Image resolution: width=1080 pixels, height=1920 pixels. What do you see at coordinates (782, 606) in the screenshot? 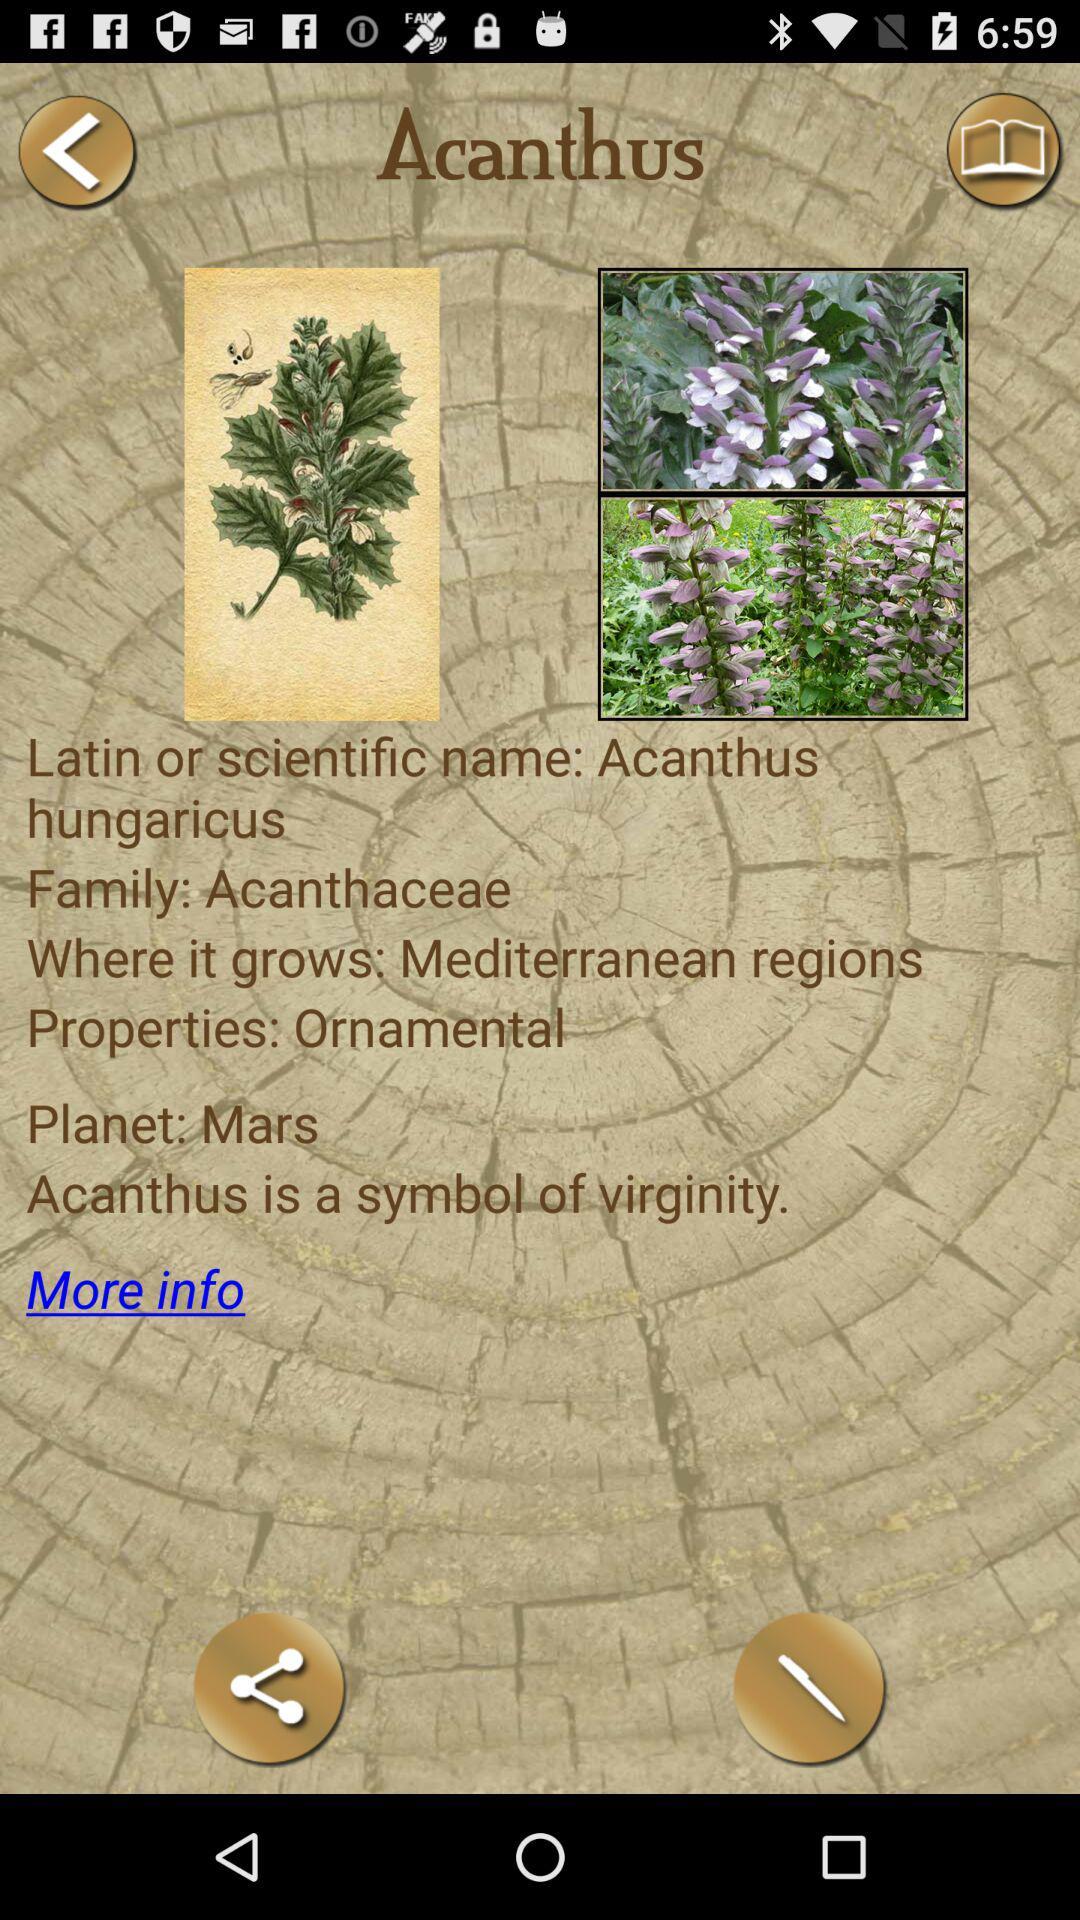
I see `picture` at bounding box center [782, 606].